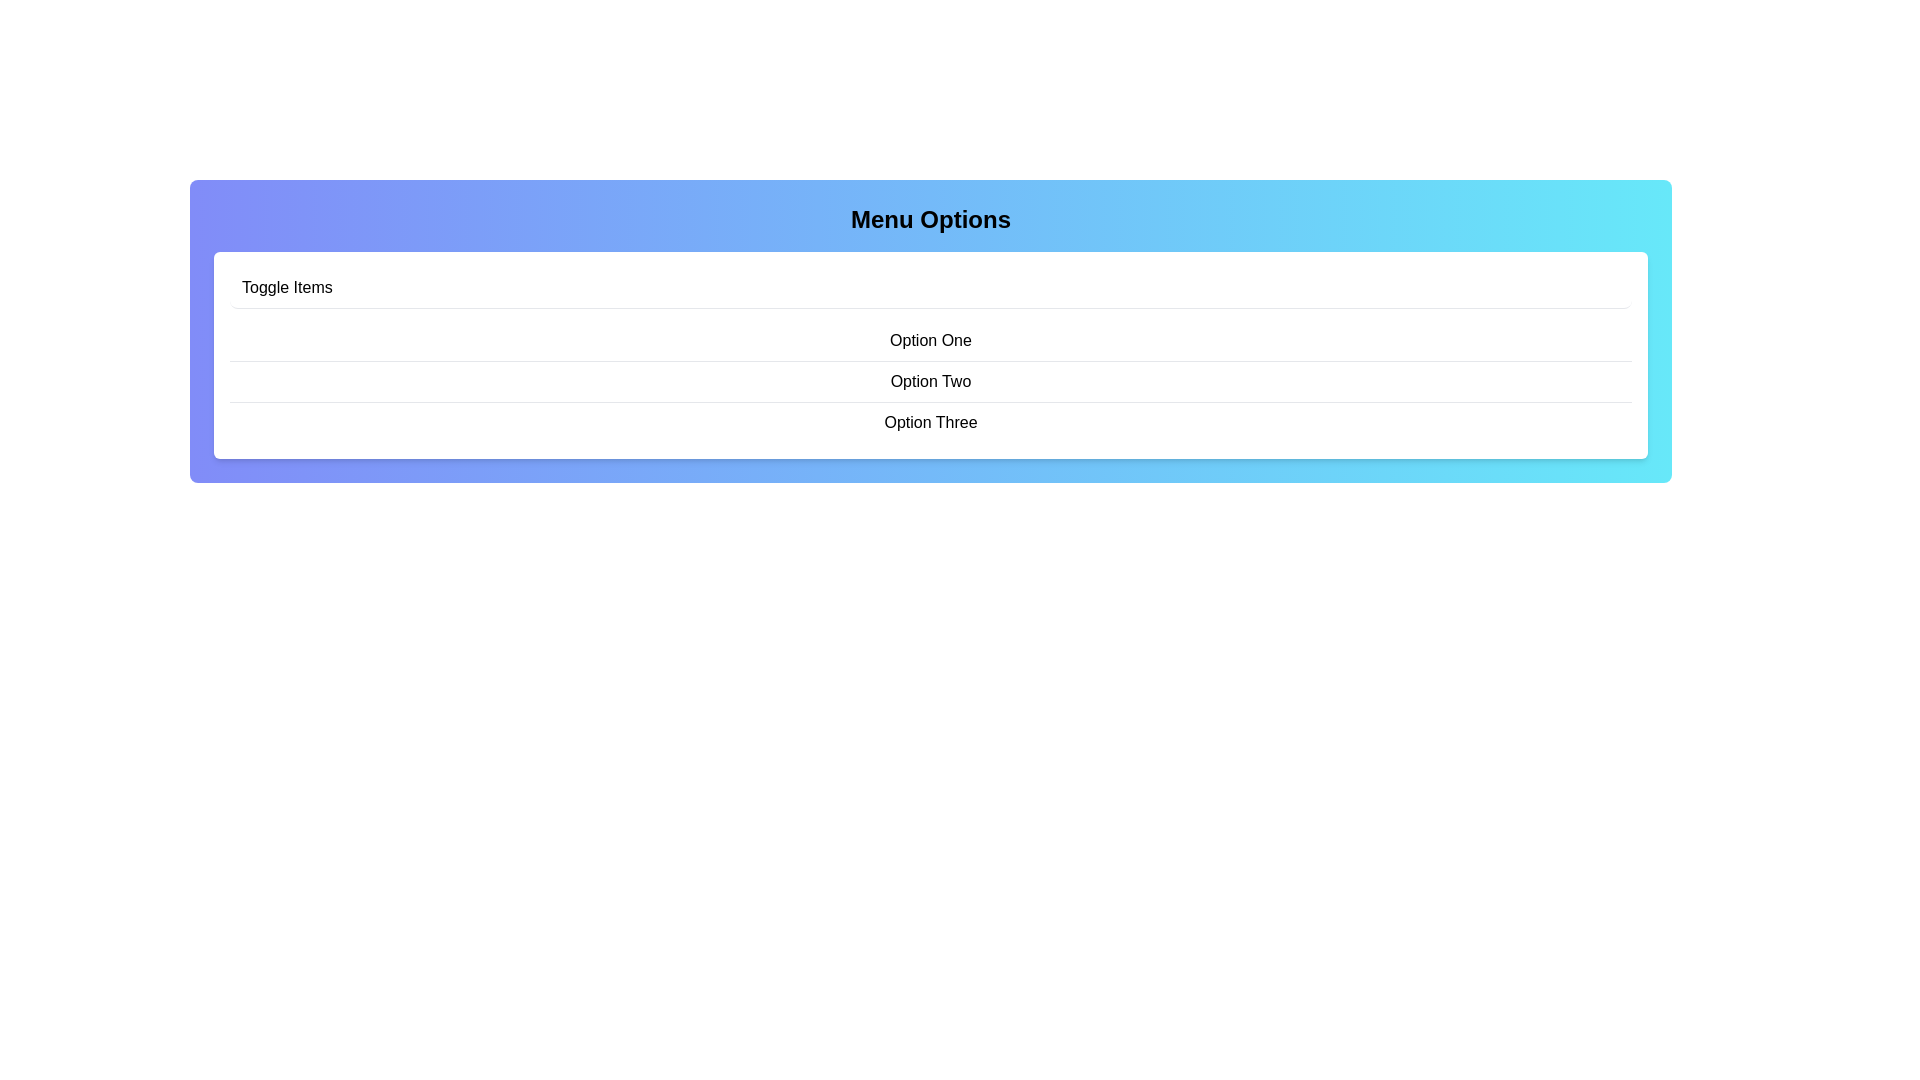 This screenshot has width=1920, height=1080. What do you see at coordinates (930, 339) in the screenshot?
I see `the menu item Option One to highlight it` at bounding box center [930, 339].